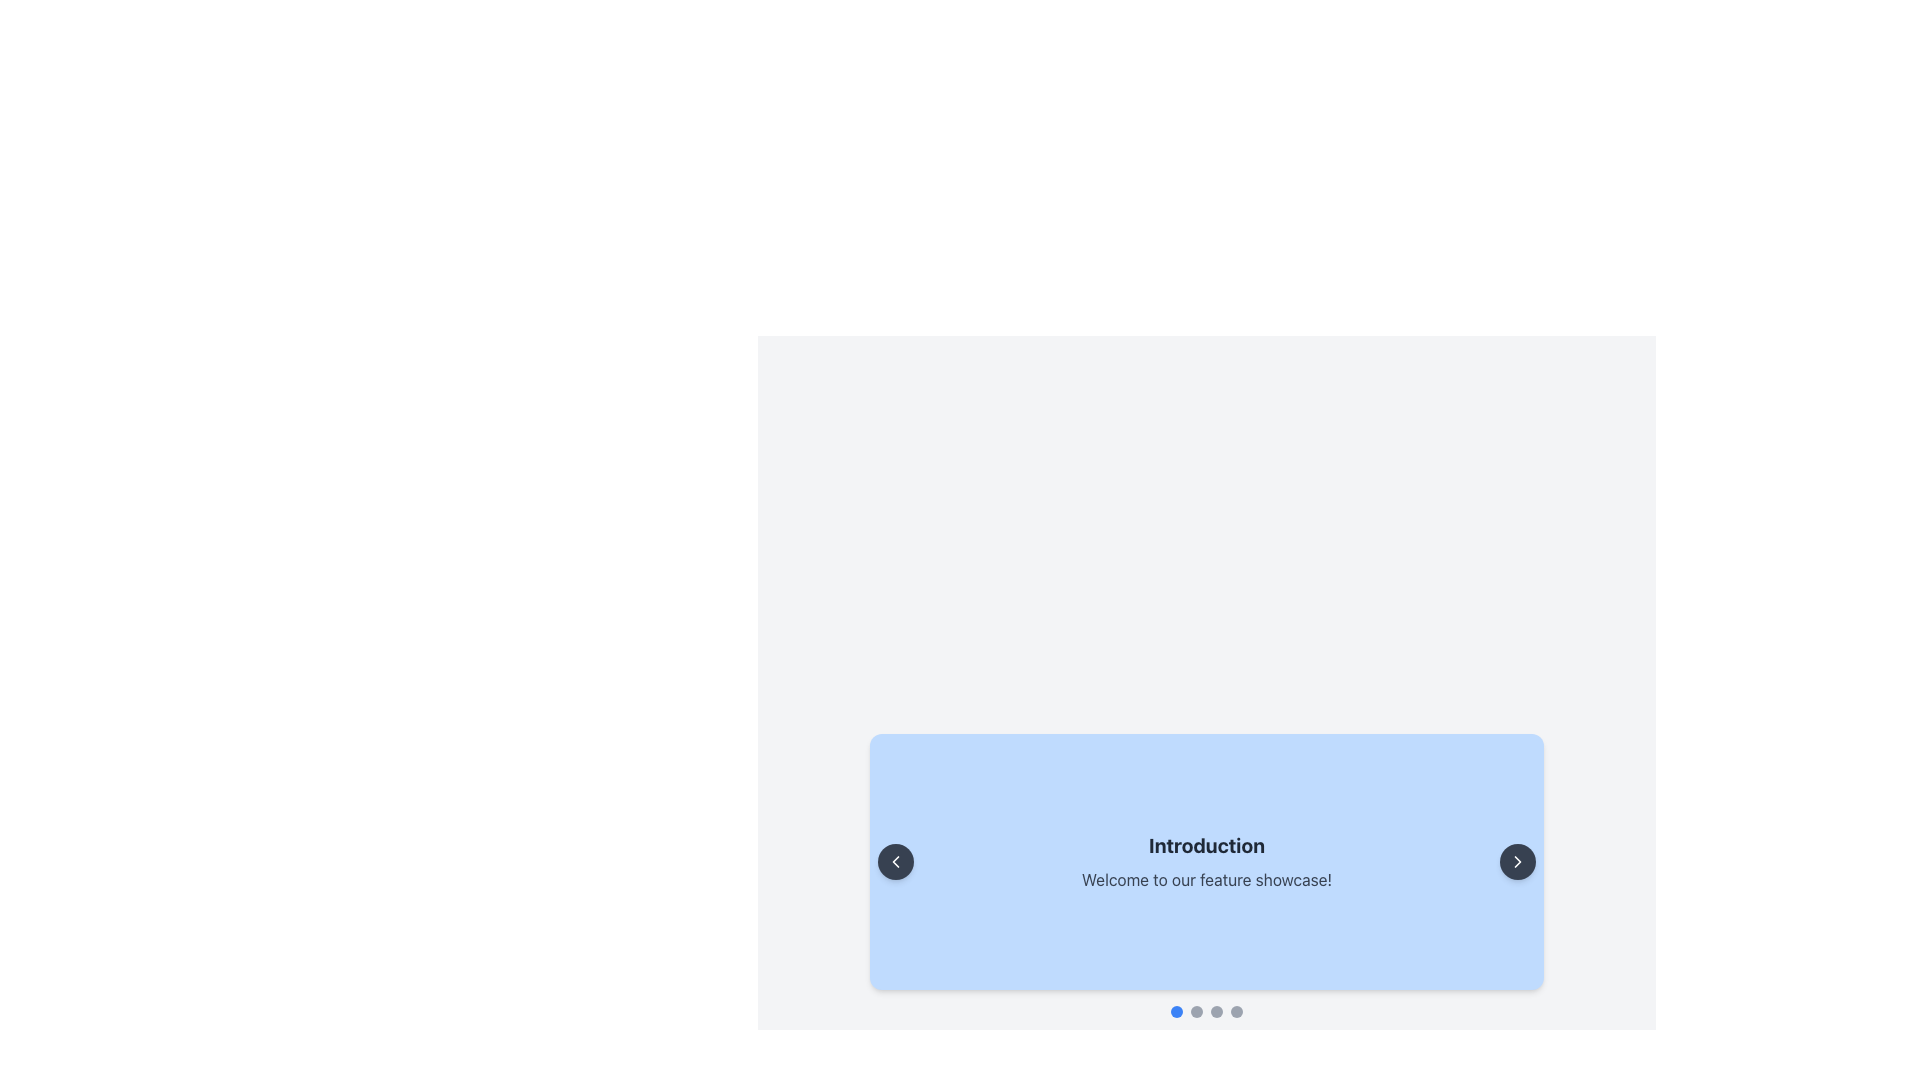 The height and width of the screenshot is (1080, 1920). Describe the element at coordinates (1216, 1011) in the screenshot. I see `the third Interactive Pagination Dot` at that location.